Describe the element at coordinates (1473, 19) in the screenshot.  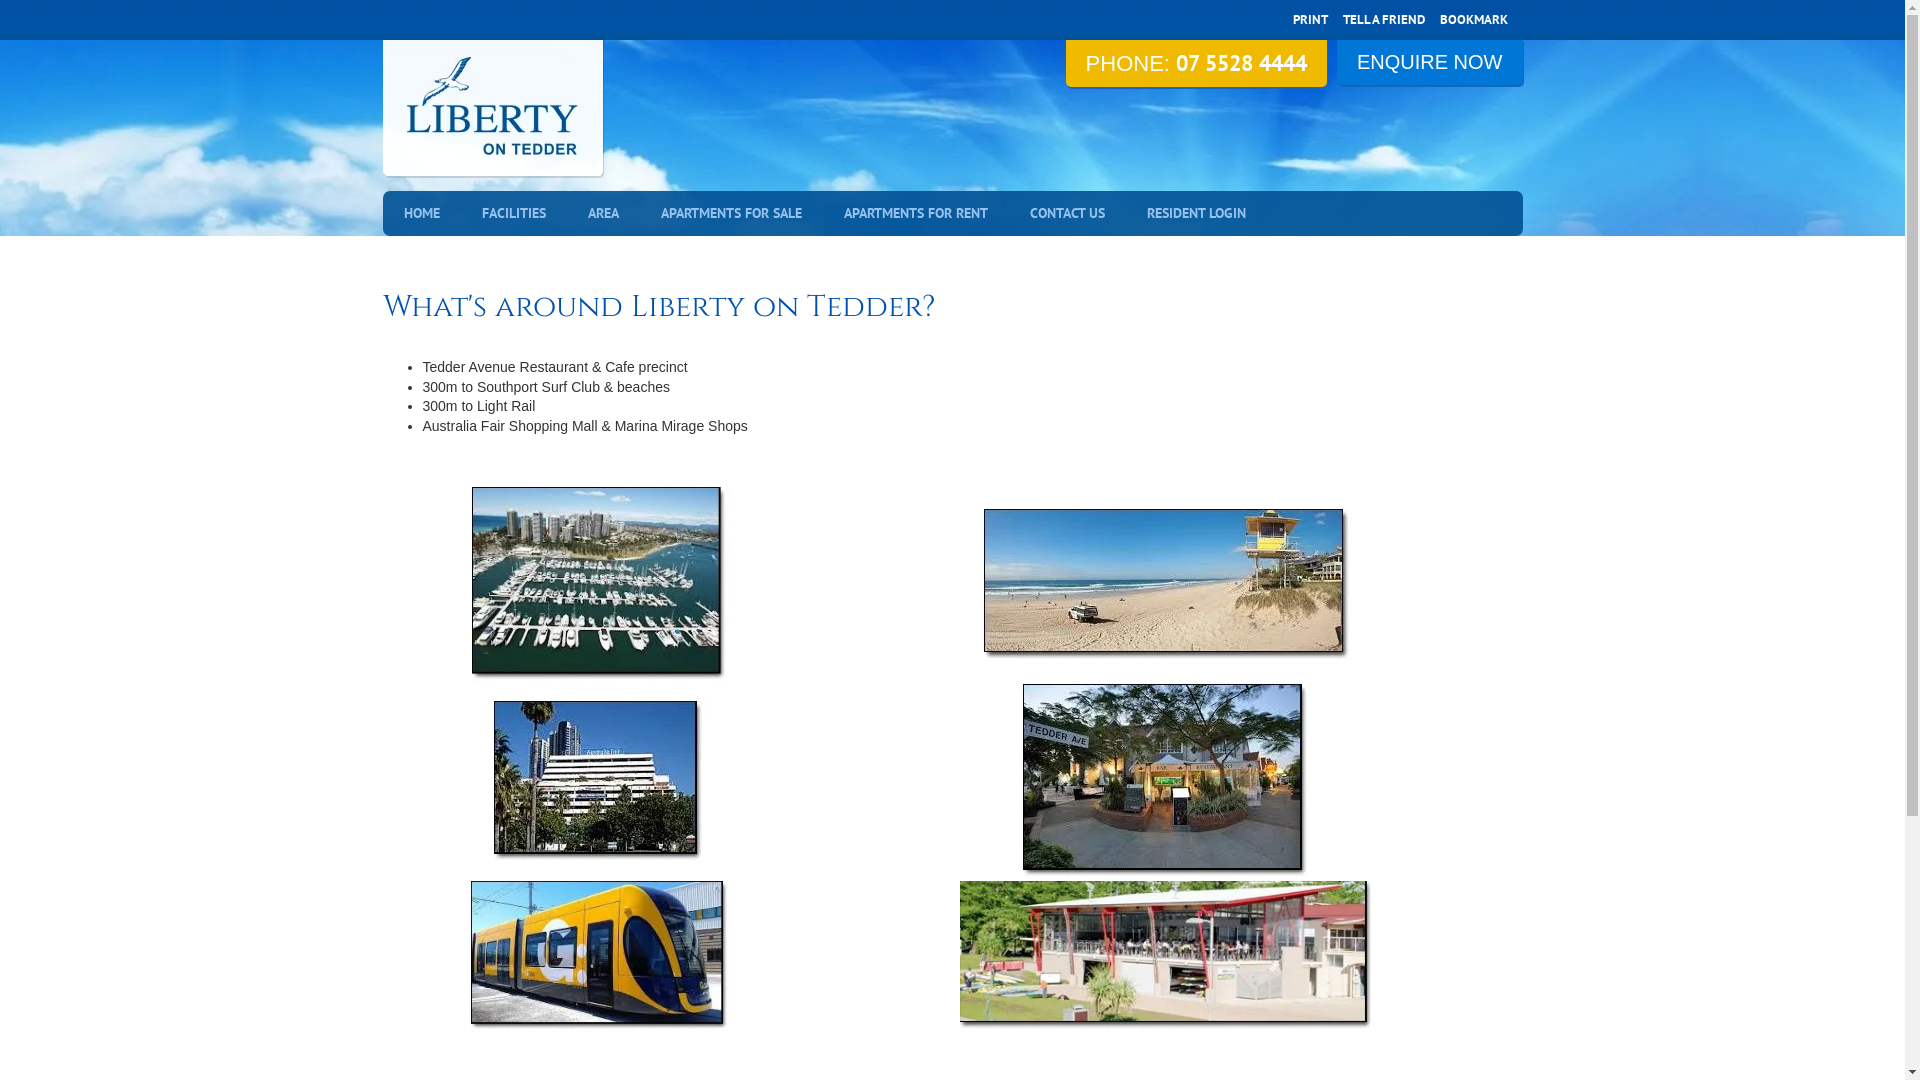
I see `'BOOKMARK'` at that location.